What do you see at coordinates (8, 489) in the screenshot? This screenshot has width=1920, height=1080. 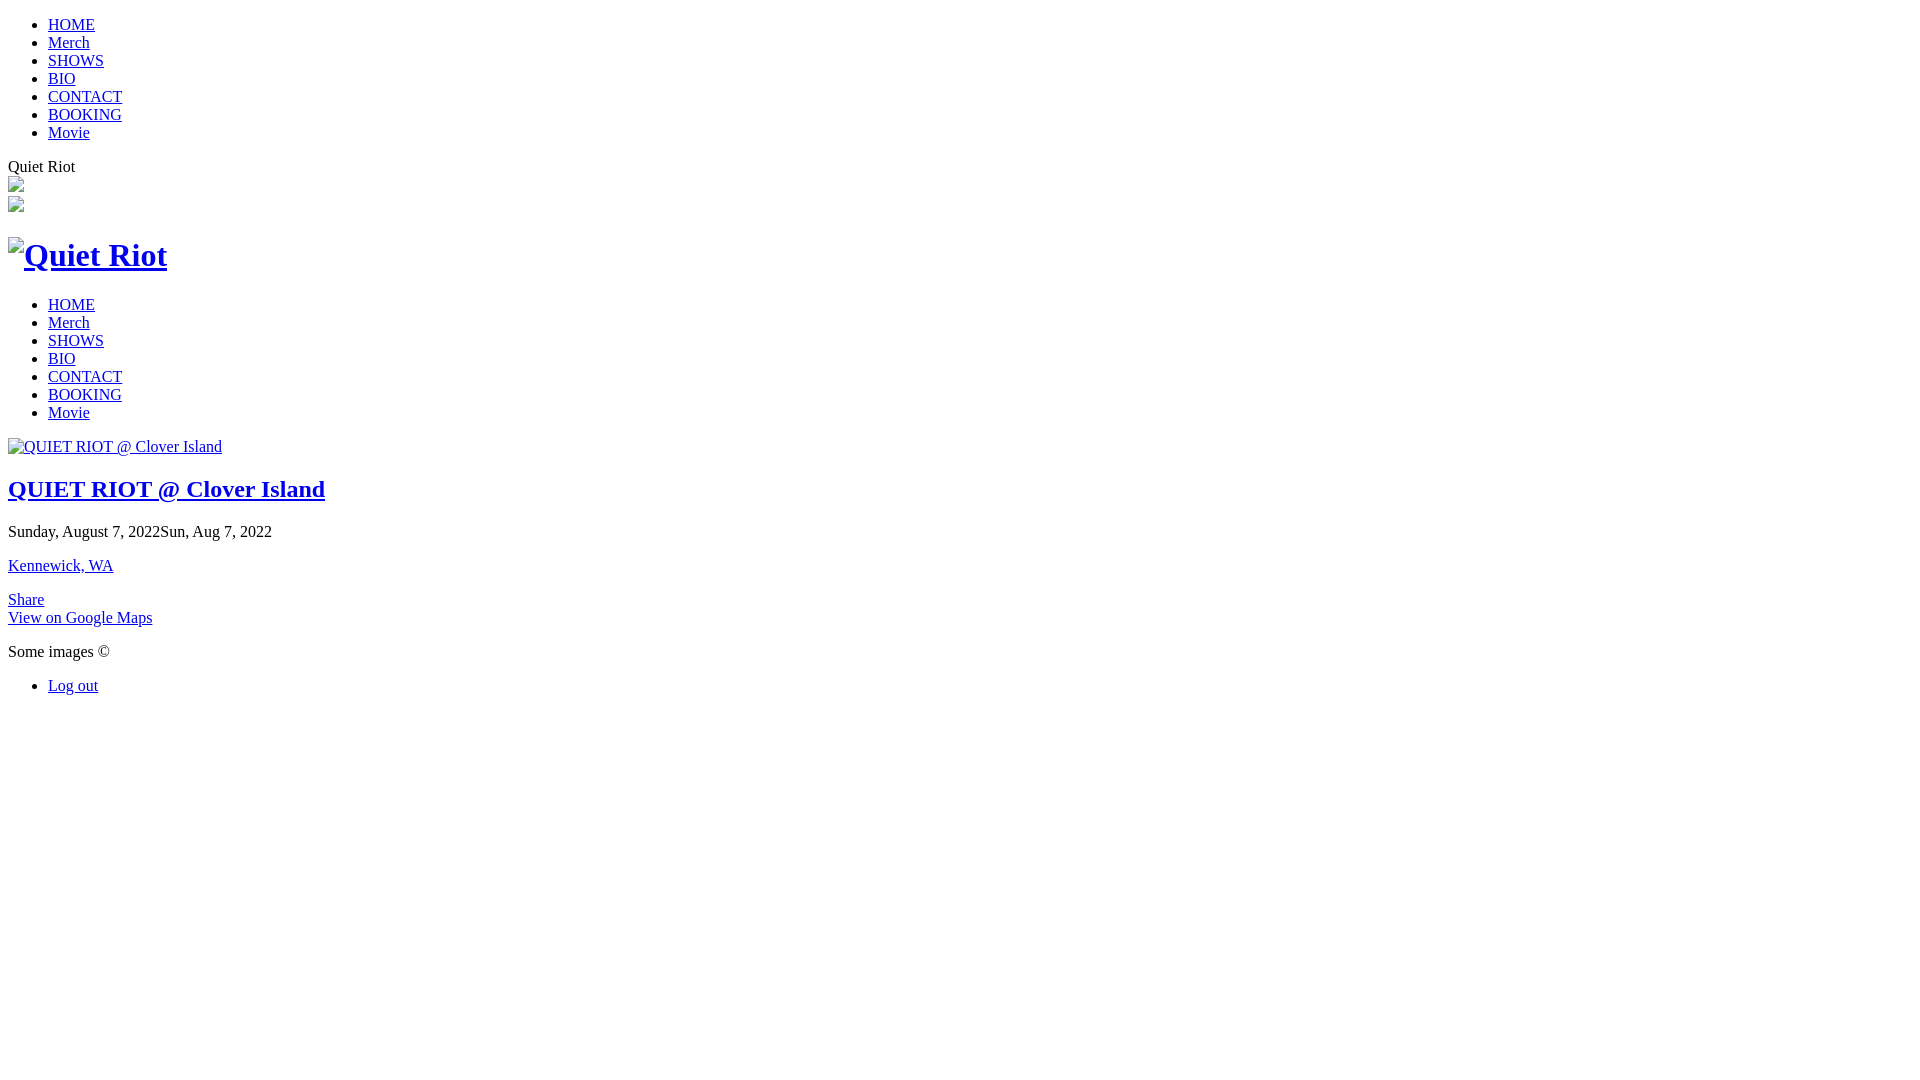 I see `'QUIET RIOT @ Clover Island'` at bounding box center [8, 489].